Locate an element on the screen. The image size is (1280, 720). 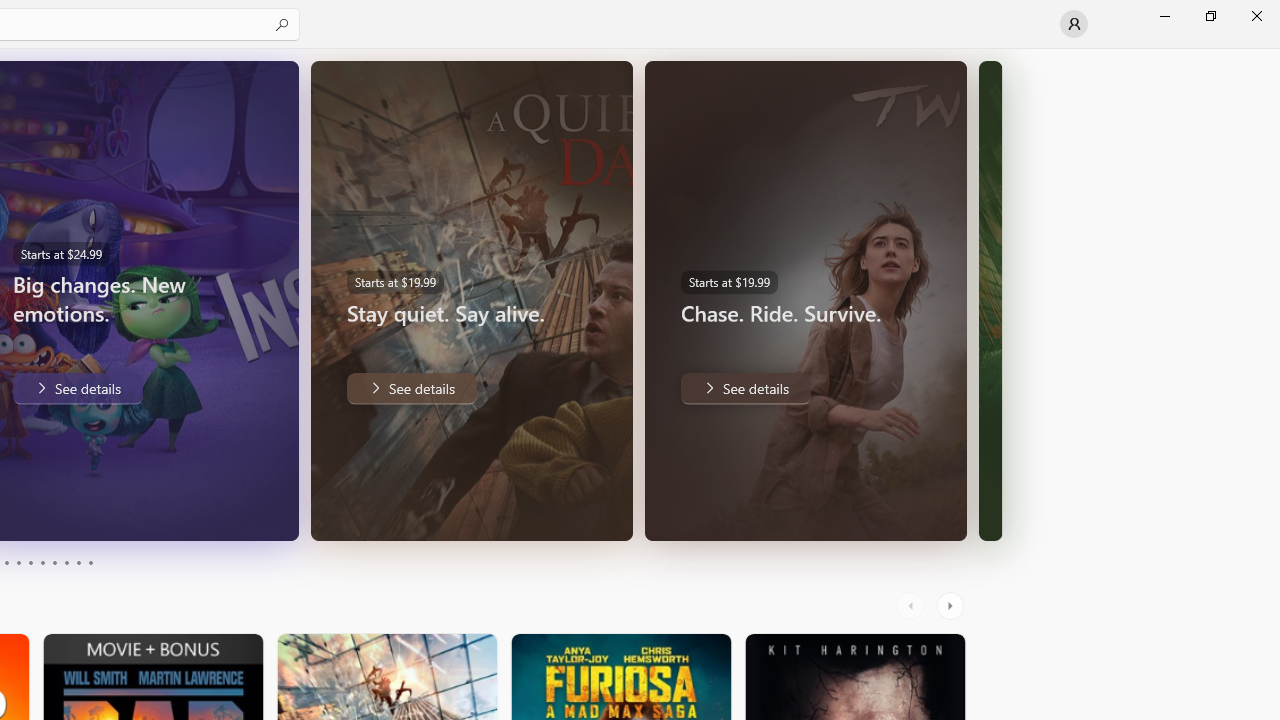
'Page 5' is located at coordinates (30, 563).